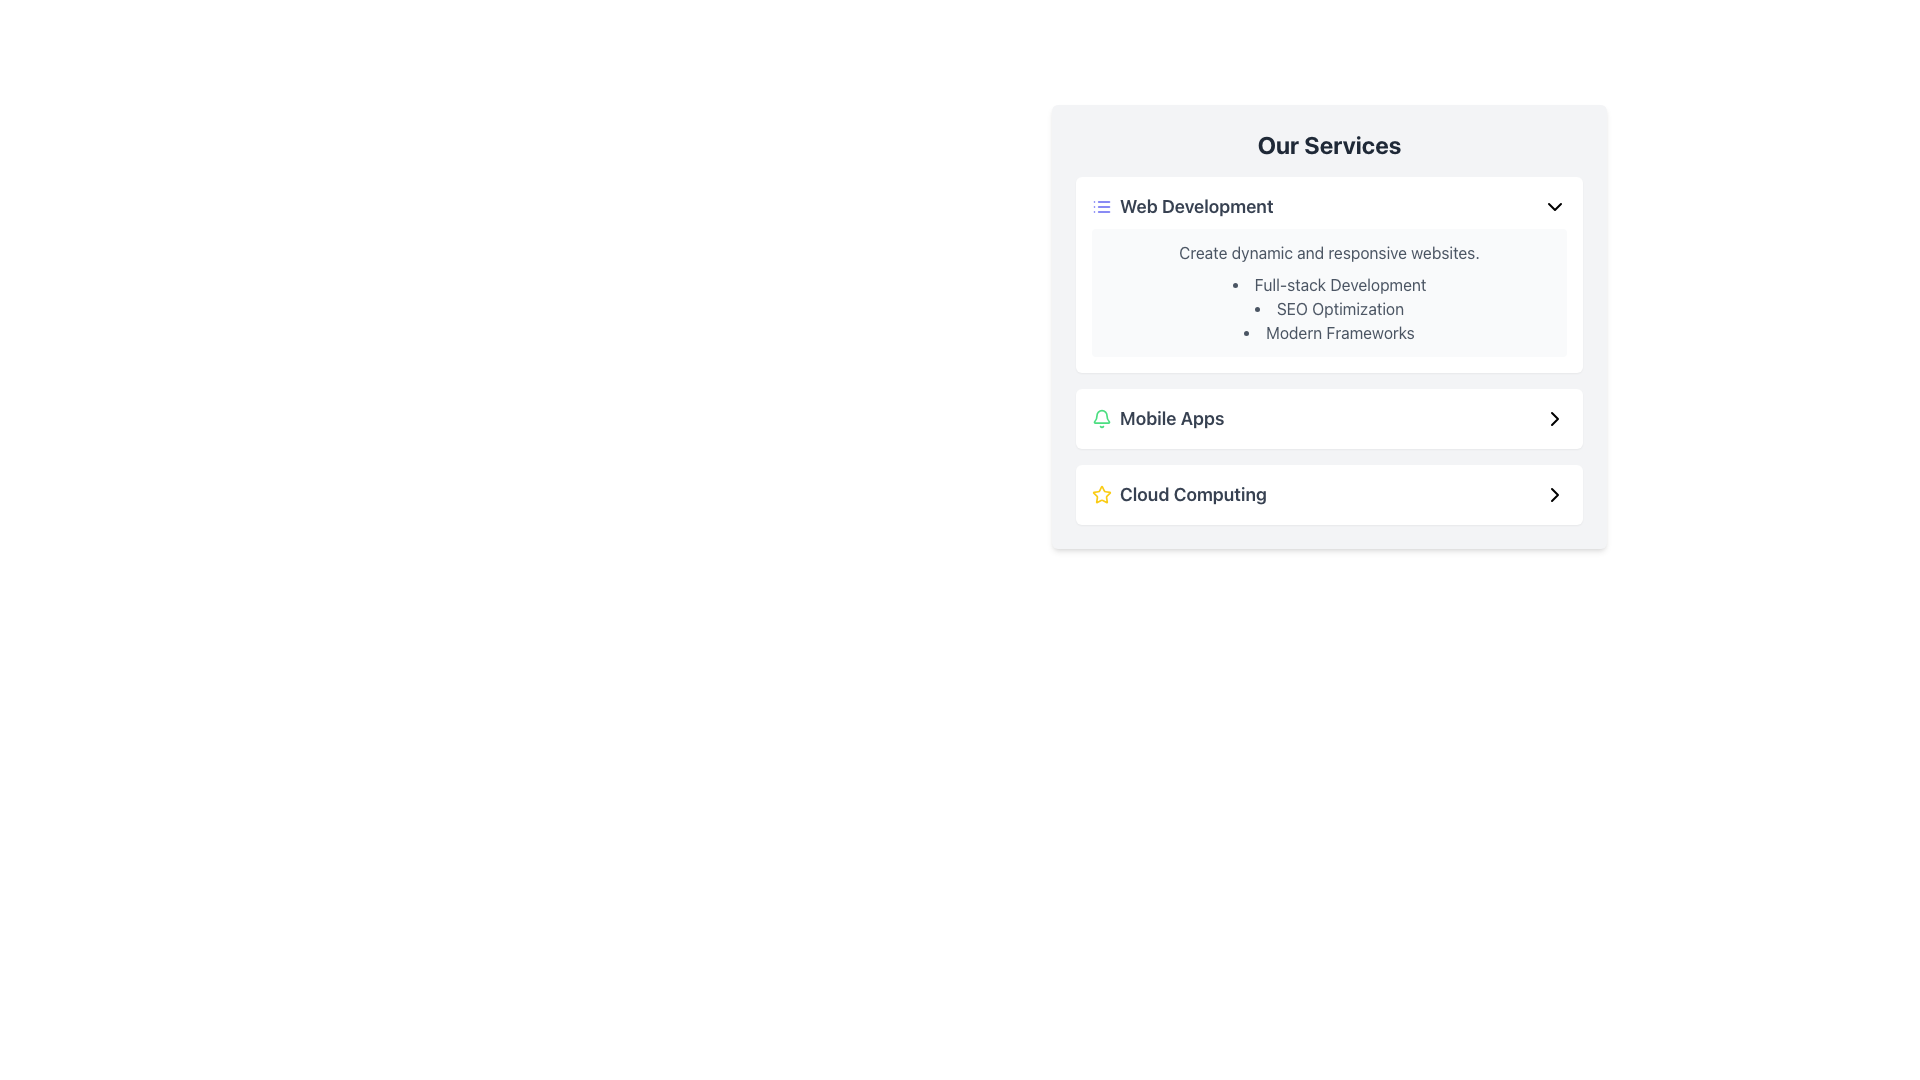  Describe the element at coordinates (1329, 494) in the screenshot. I see `the third interactive item under the 'Our Services' section` at that location.